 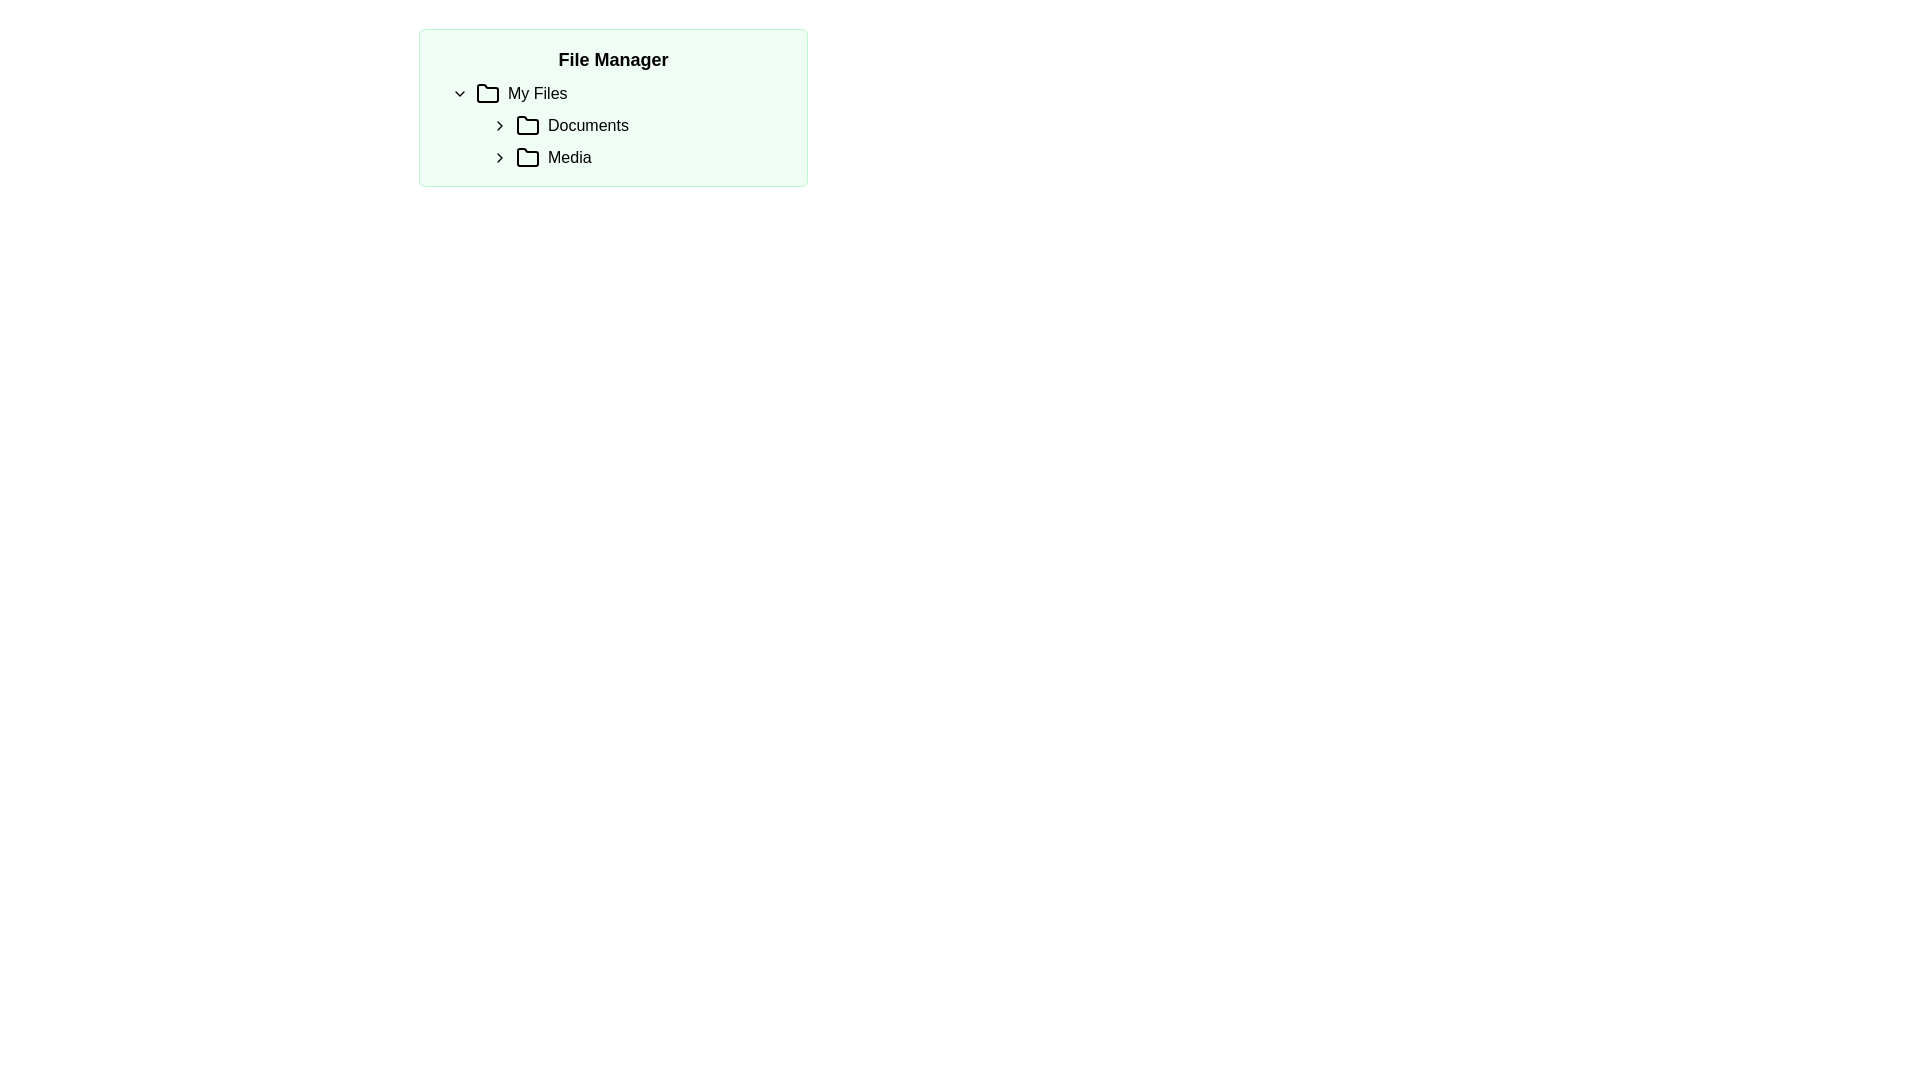 What do you see at coordinates (528, 124) in the screenshot?
I see `the folder icon below the 'Documents' label` at bounding box center [528, 124].